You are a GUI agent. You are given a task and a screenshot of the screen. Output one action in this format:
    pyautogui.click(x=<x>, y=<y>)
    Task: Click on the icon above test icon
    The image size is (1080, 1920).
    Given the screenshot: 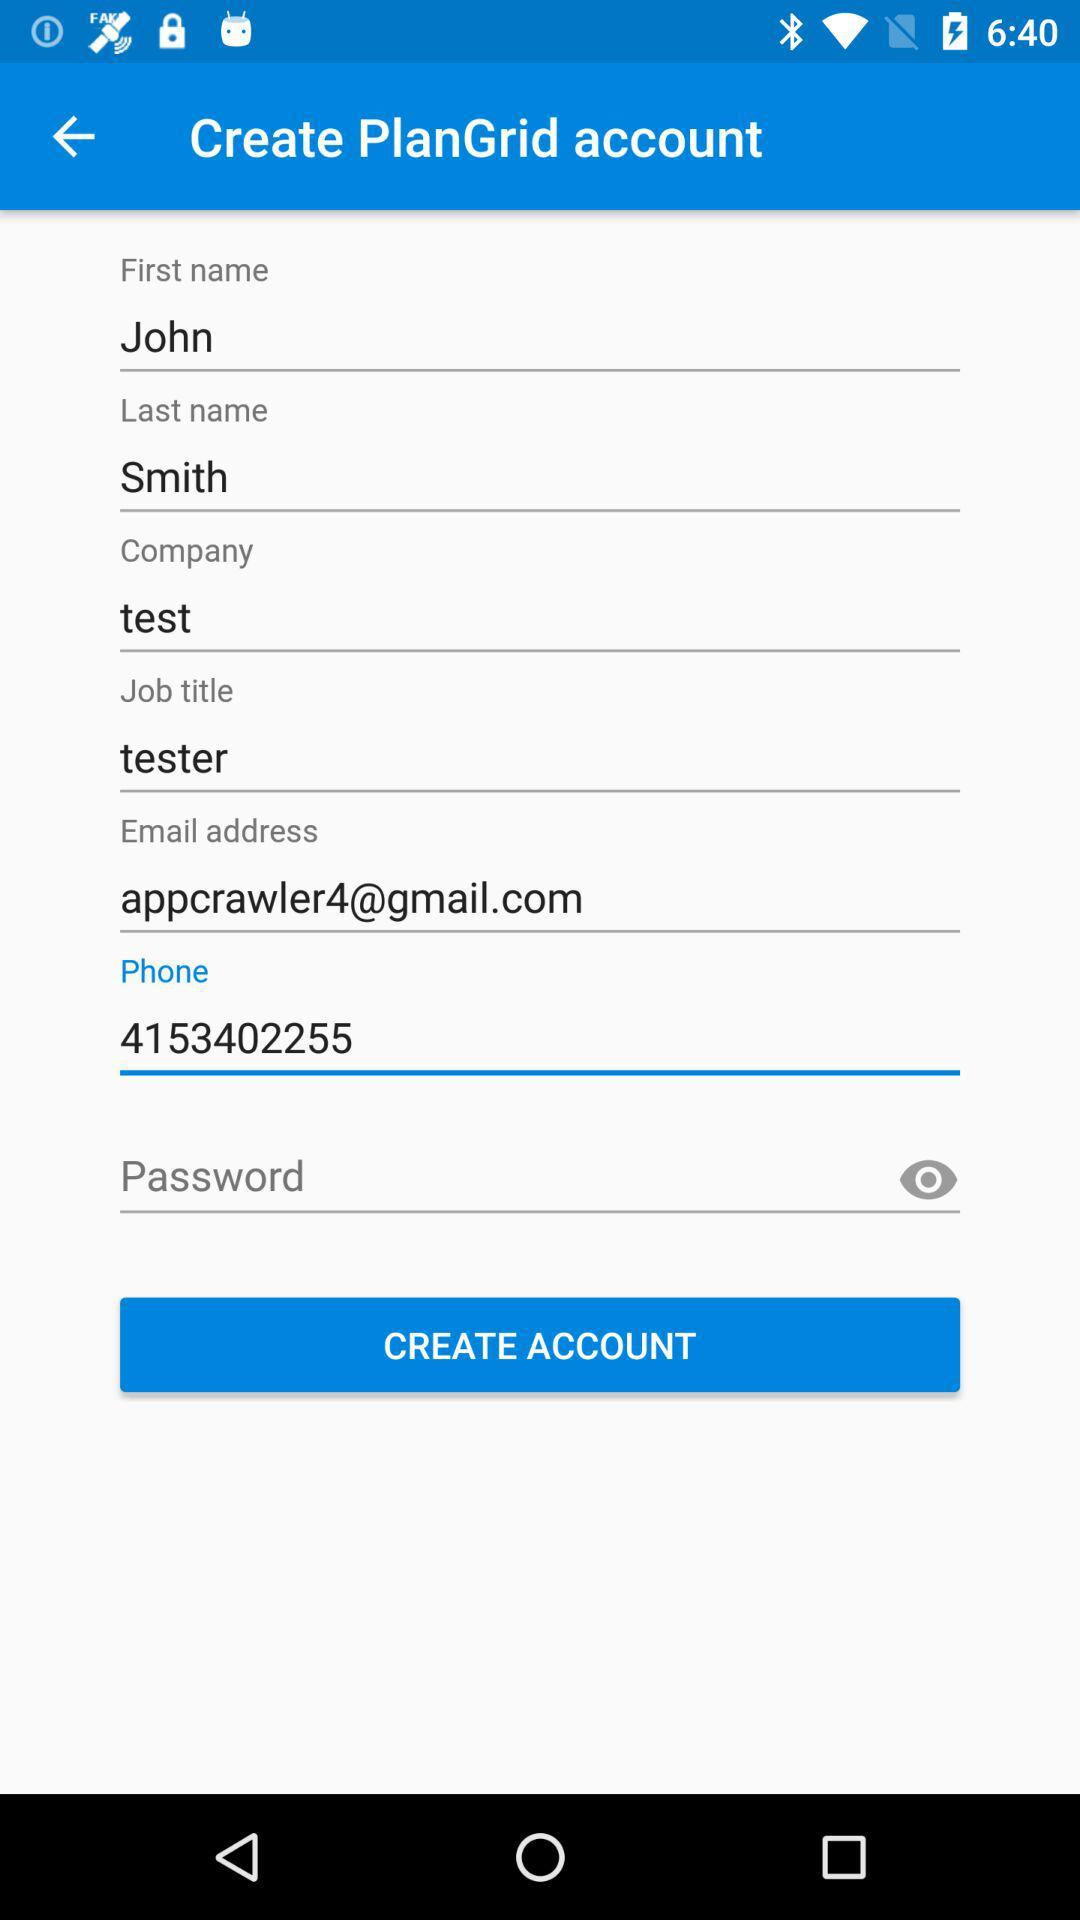 What is the action you would take?
    pyautogui.click(x=540, y=475)
    